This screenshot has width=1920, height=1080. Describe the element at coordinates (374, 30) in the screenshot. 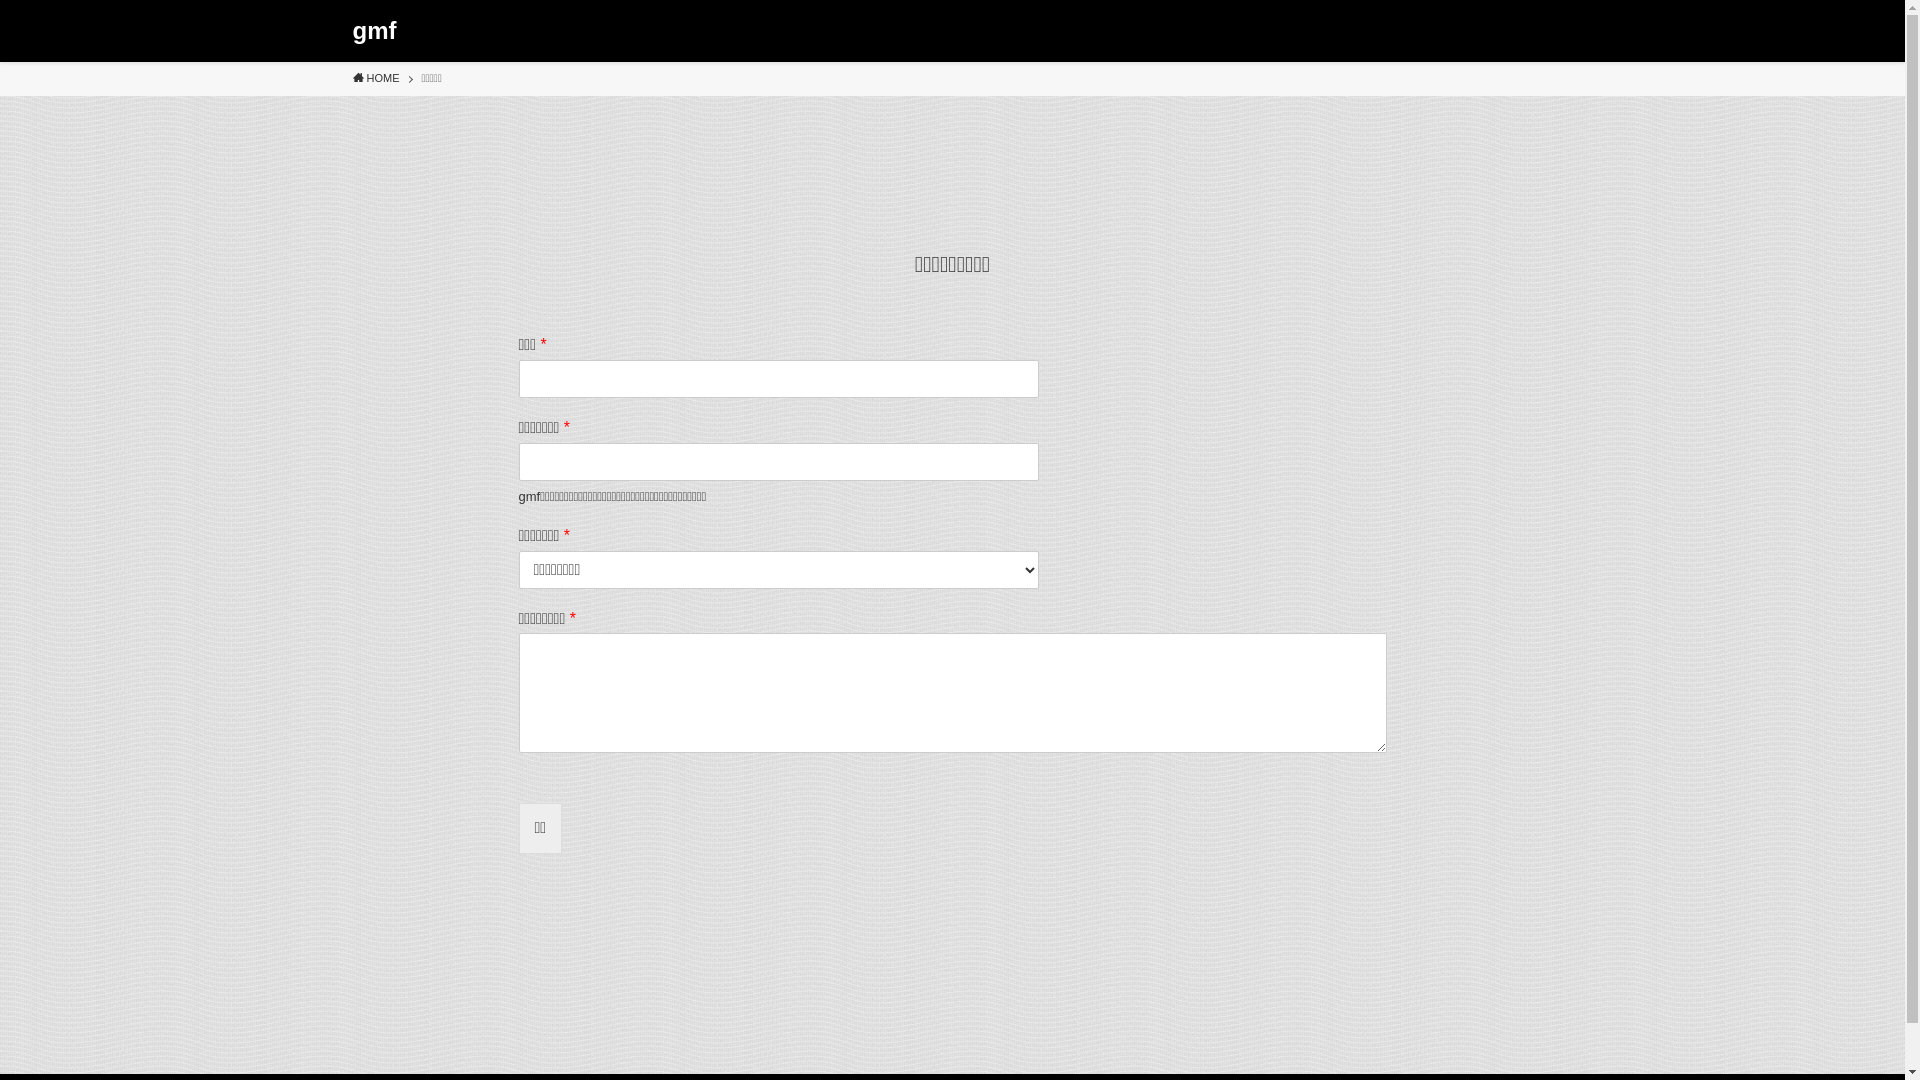

I see `'gmf'` at that location.